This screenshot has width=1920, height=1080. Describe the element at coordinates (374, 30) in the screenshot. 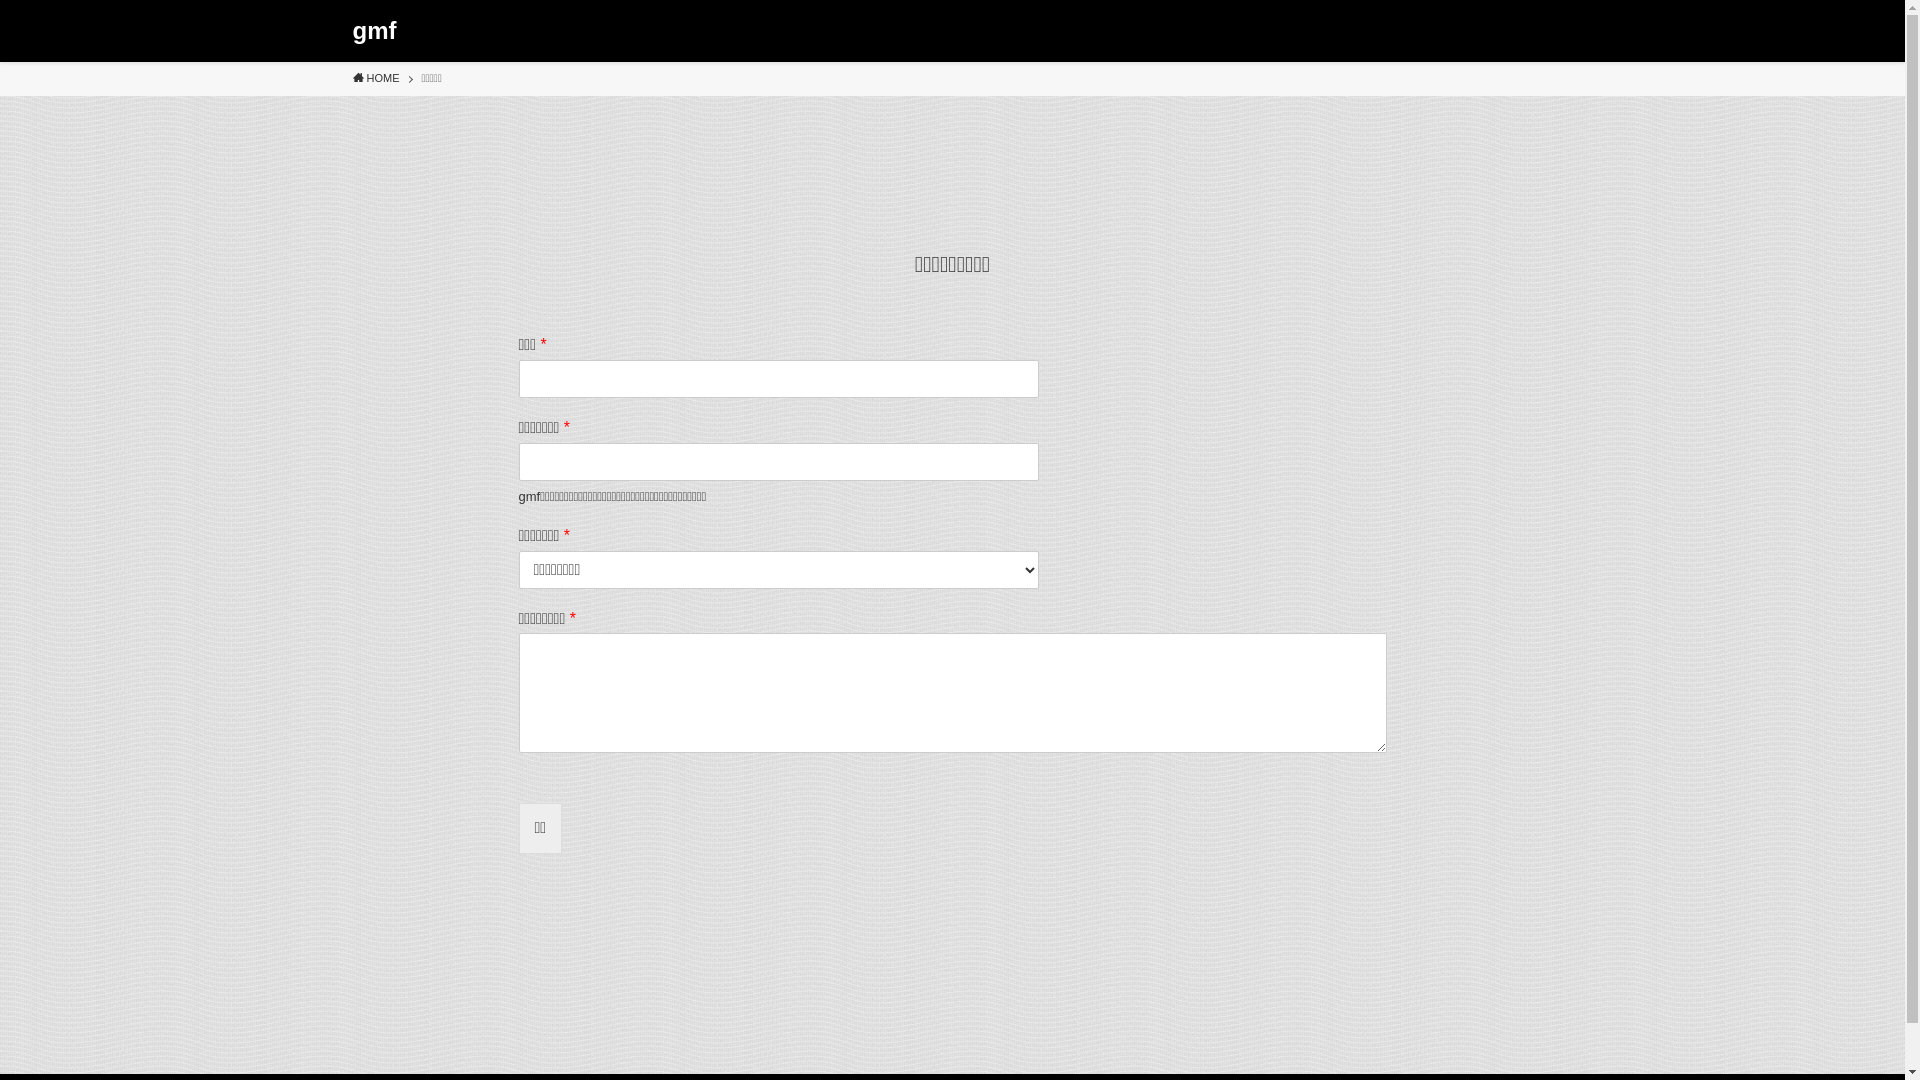

I see `'gmf'` at that location.